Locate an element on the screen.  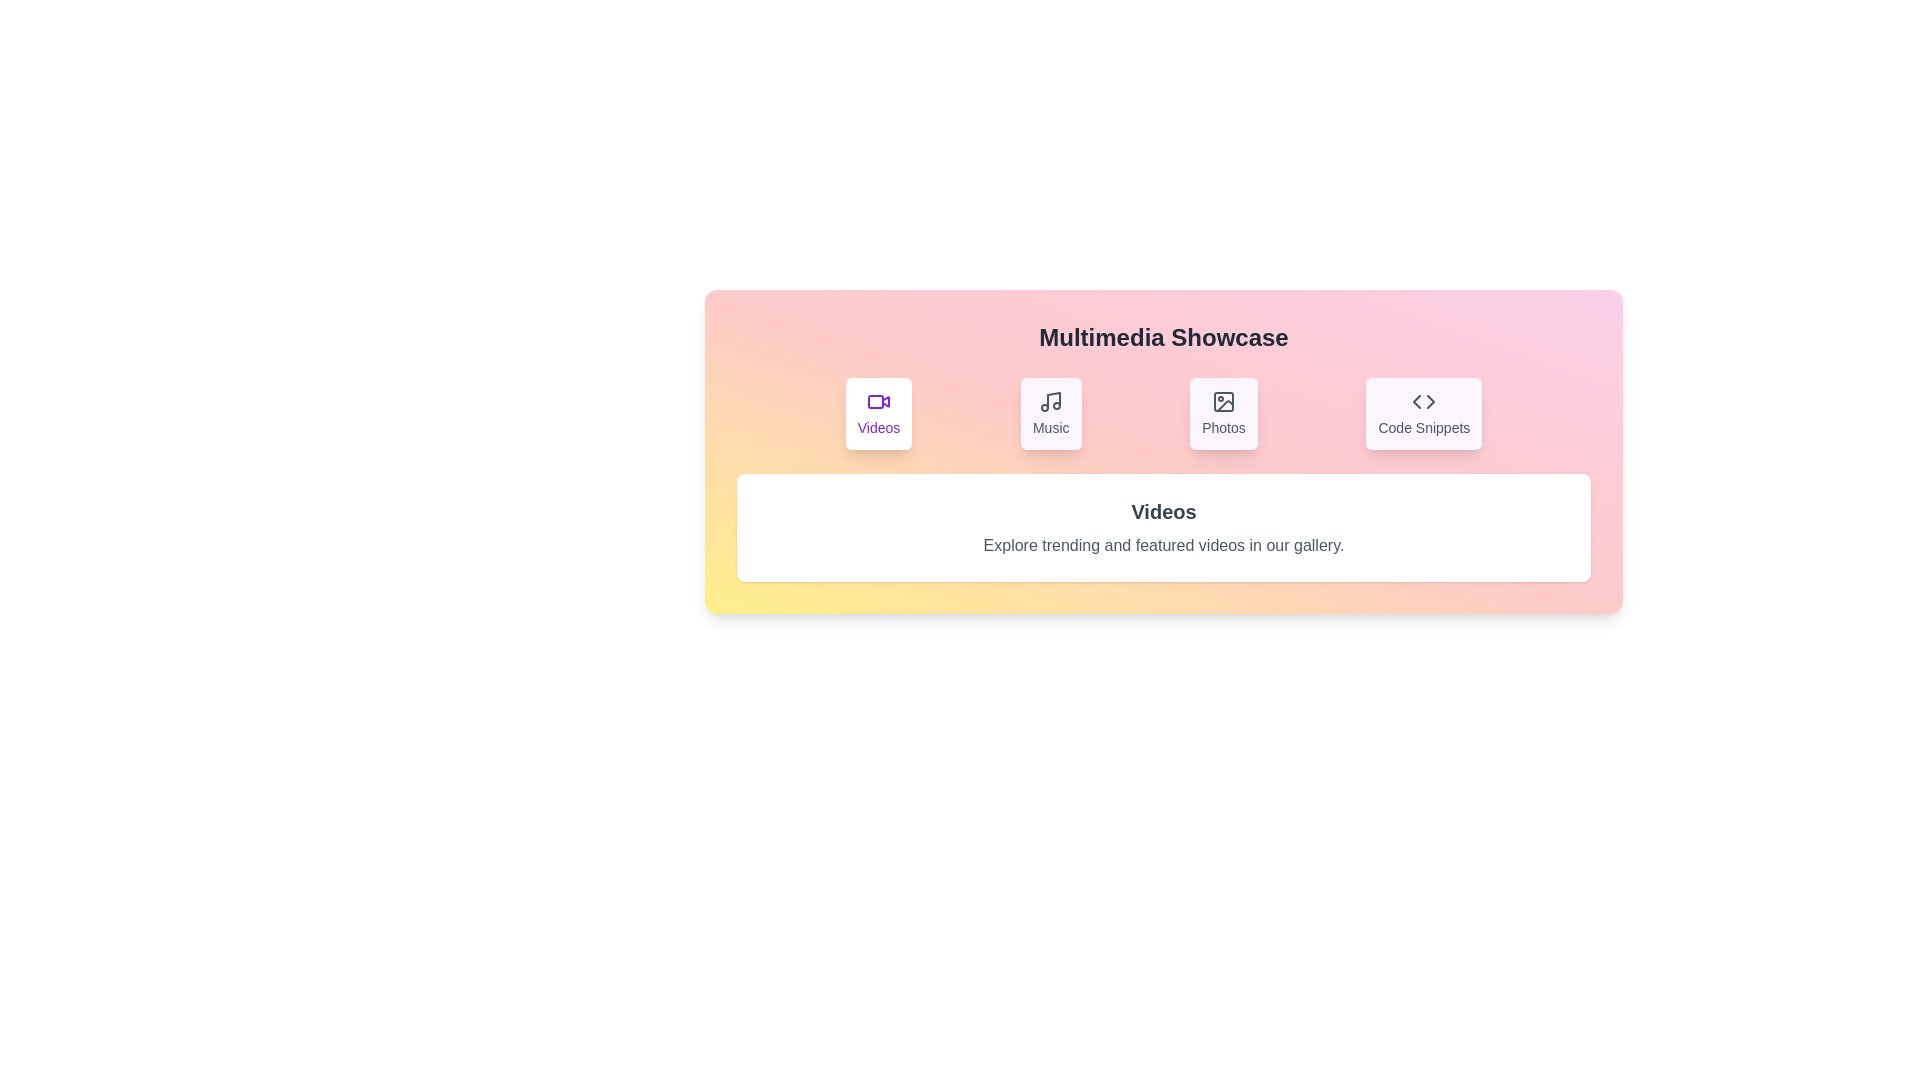
the tab labeled Videos to switch the content is located at coordinates (878, 412).